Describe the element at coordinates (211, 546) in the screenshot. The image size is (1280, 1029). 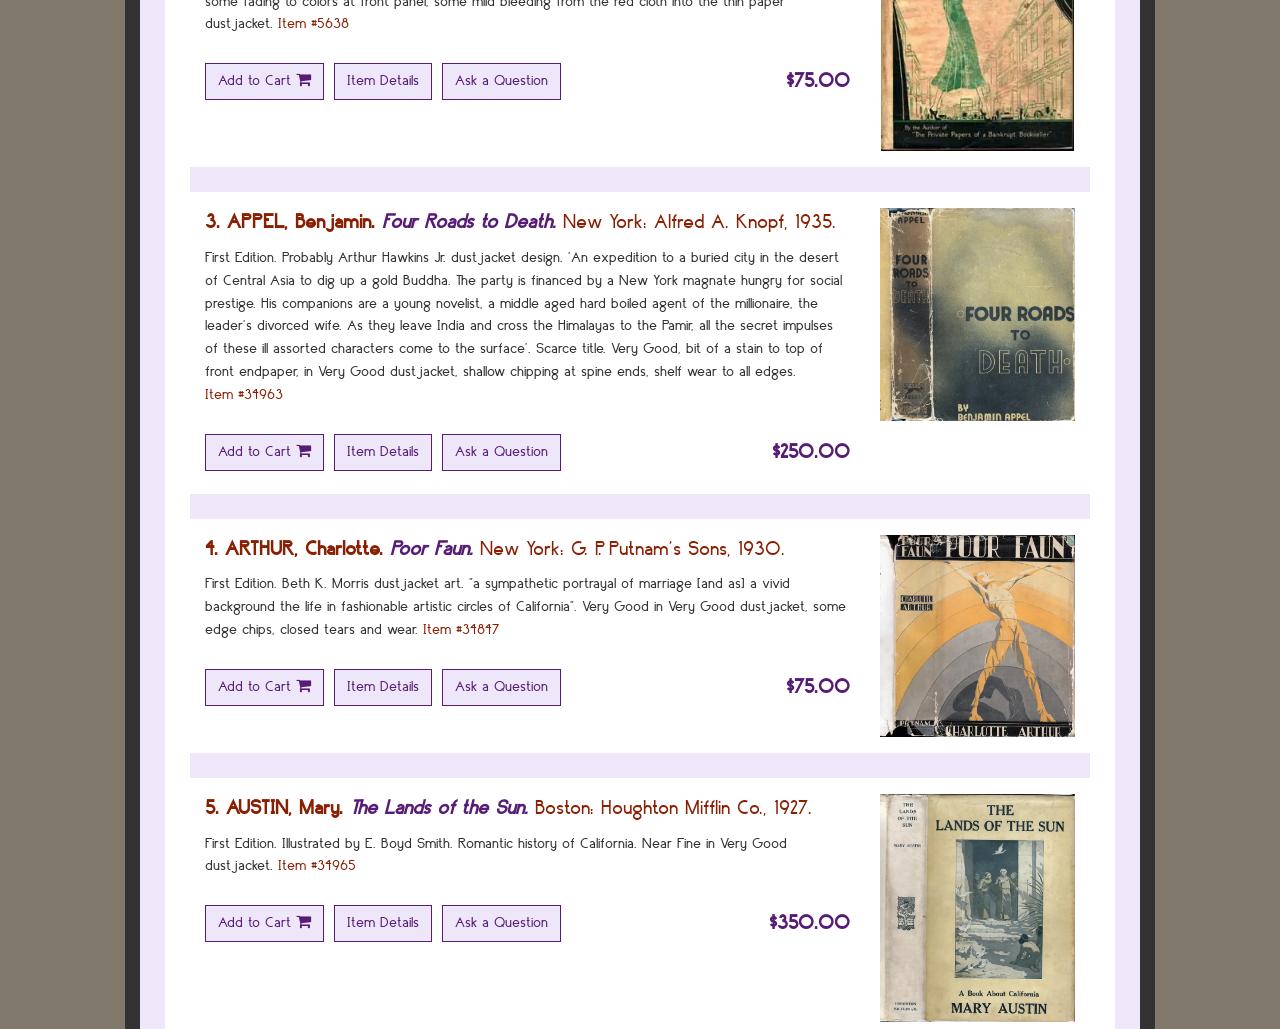
I see `'4.'` at that location.